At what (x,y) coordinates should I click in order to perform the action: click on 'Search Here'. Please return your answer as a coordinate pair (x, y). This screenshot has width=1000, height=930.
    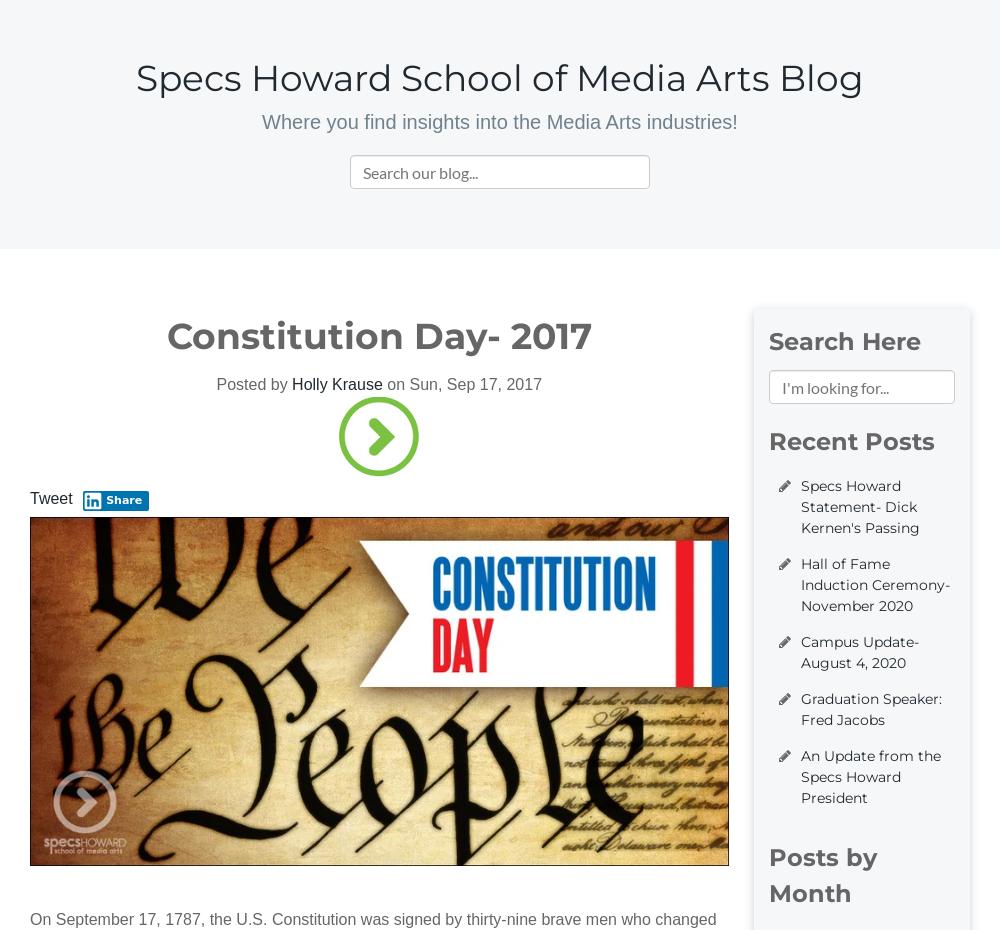
    Looking at the image, I should click on (844, 340).